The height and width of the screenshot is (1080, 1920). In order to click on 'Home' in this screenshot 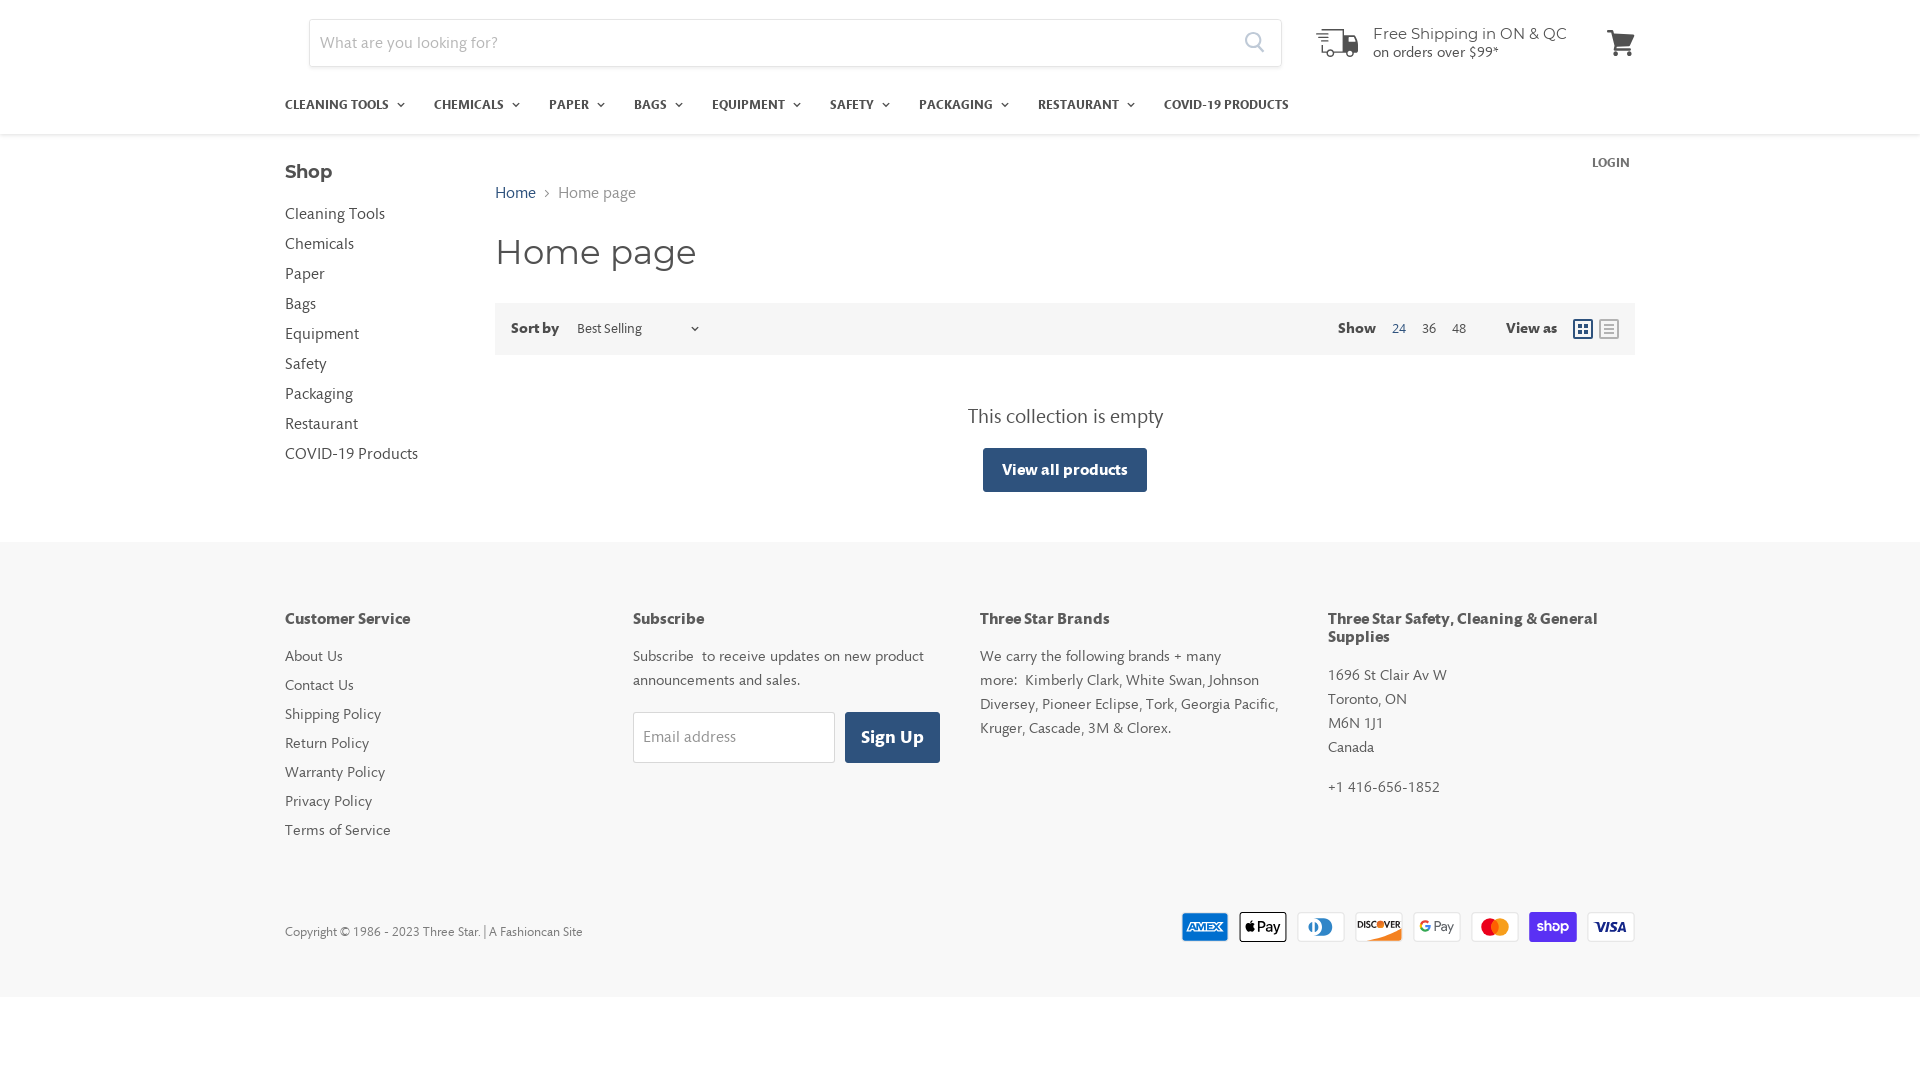, I will do `click(494, 192)`.